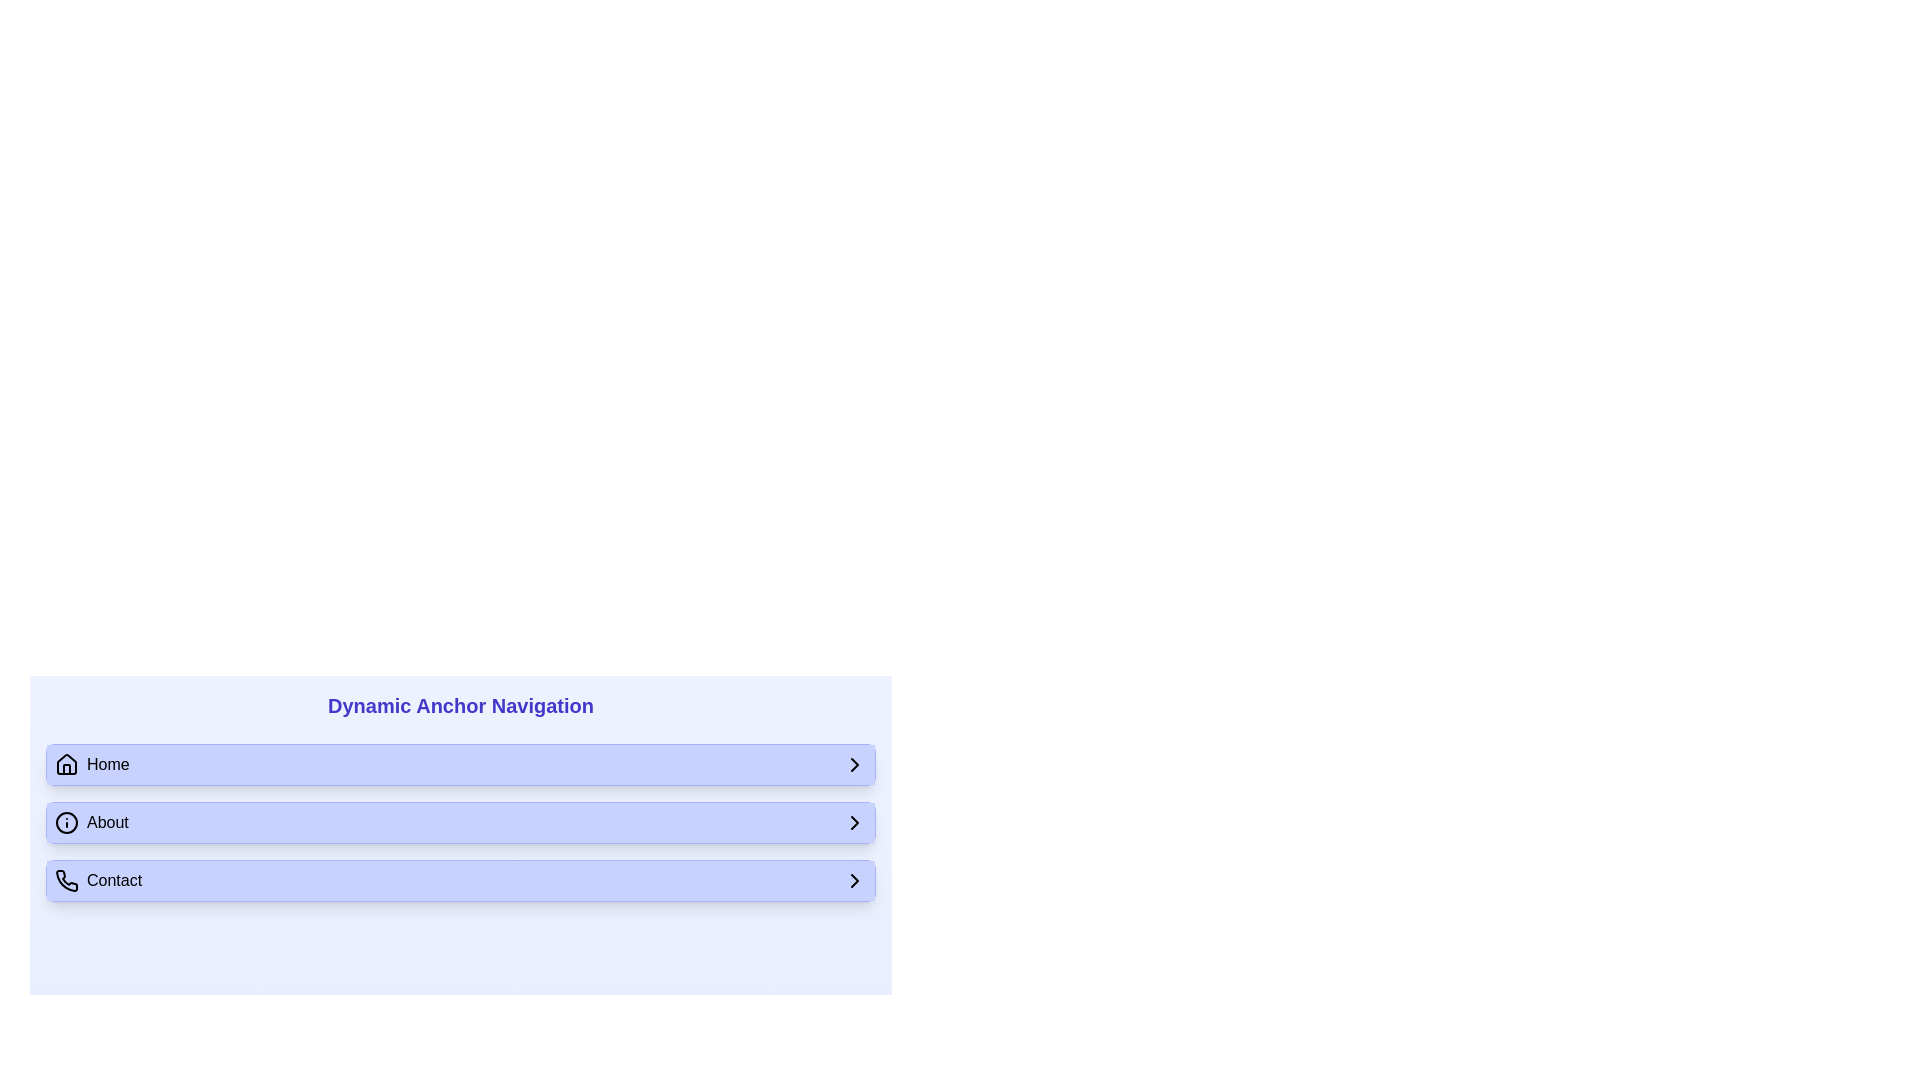 The width and height of the screenshot is (1920, 1080). Describe the element at coordinates (67, 822) in the screenshot. I see `the information icon located in the second row of the navigation bar, to the left of the 'About' text` at that location.